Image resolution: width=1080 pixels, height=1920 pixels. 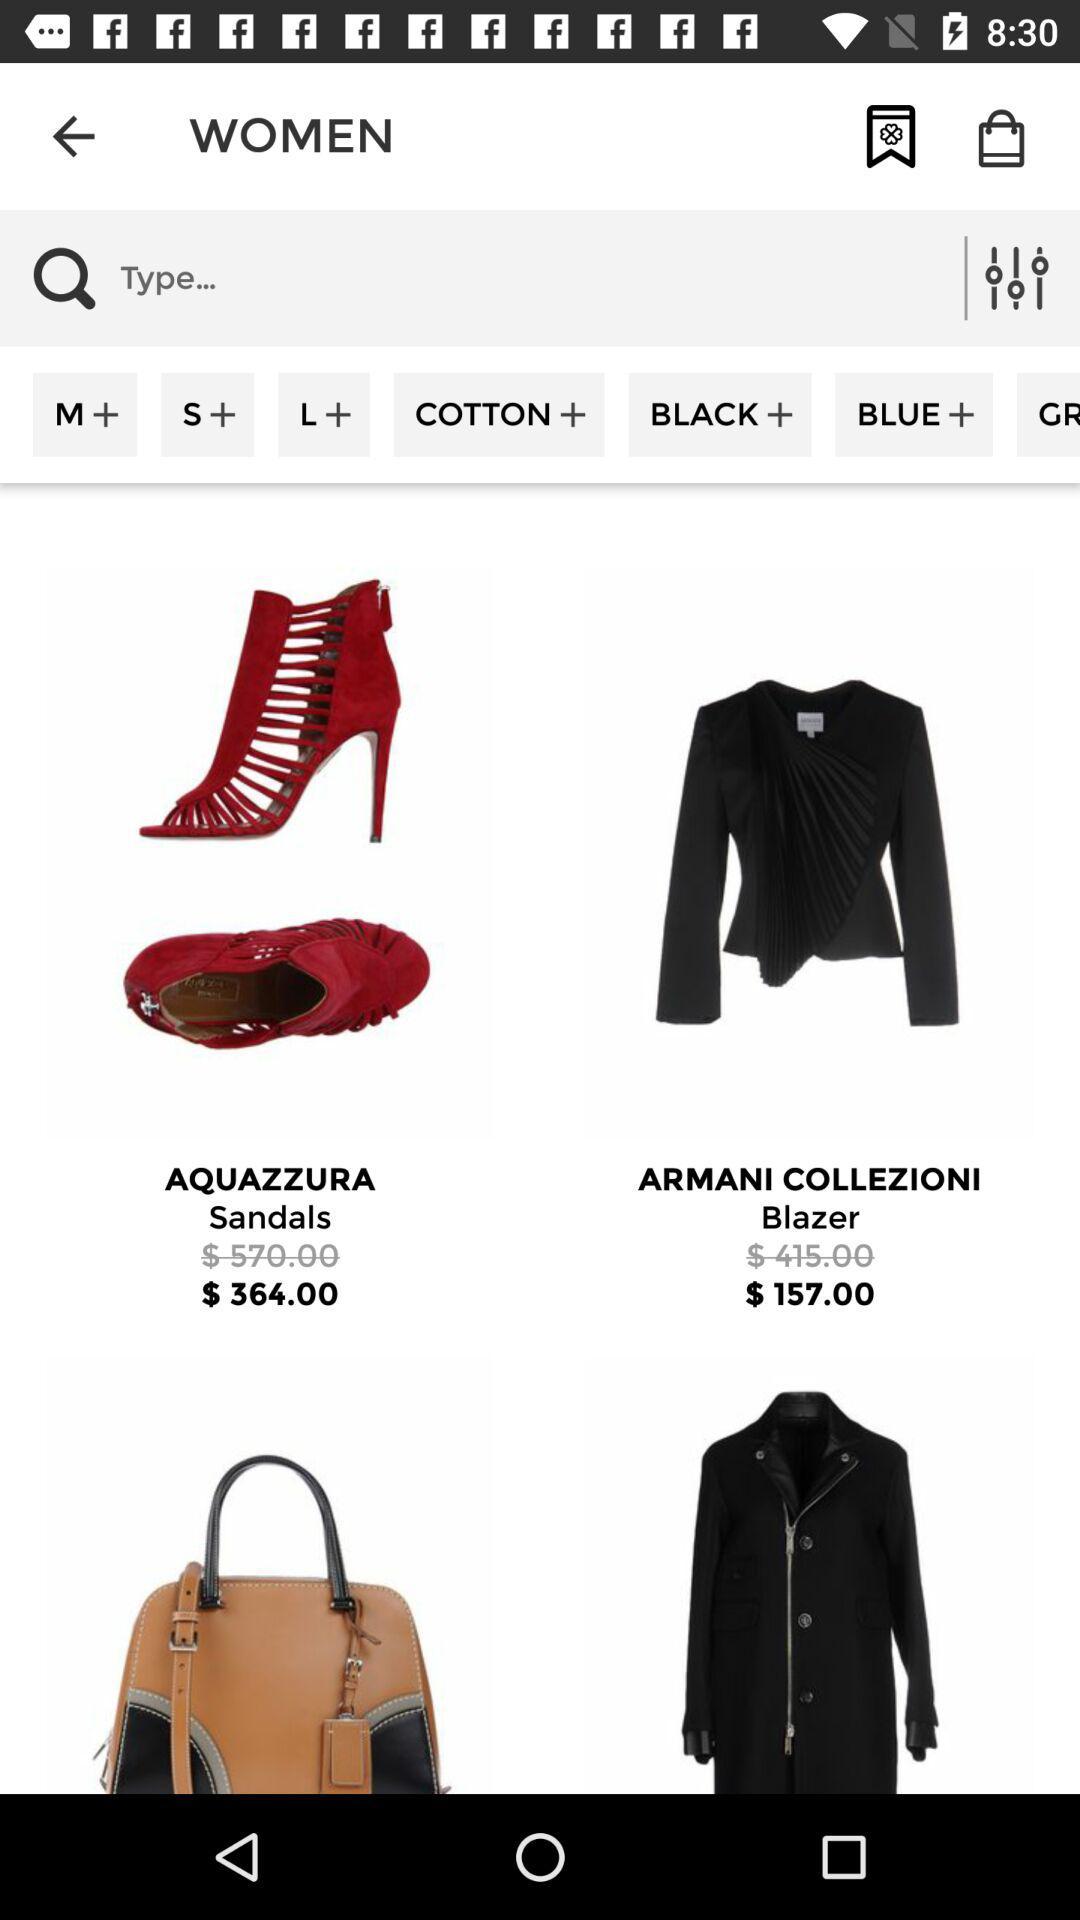 I want to click on icon to the right of cotton item, so click(x=720, y=413).